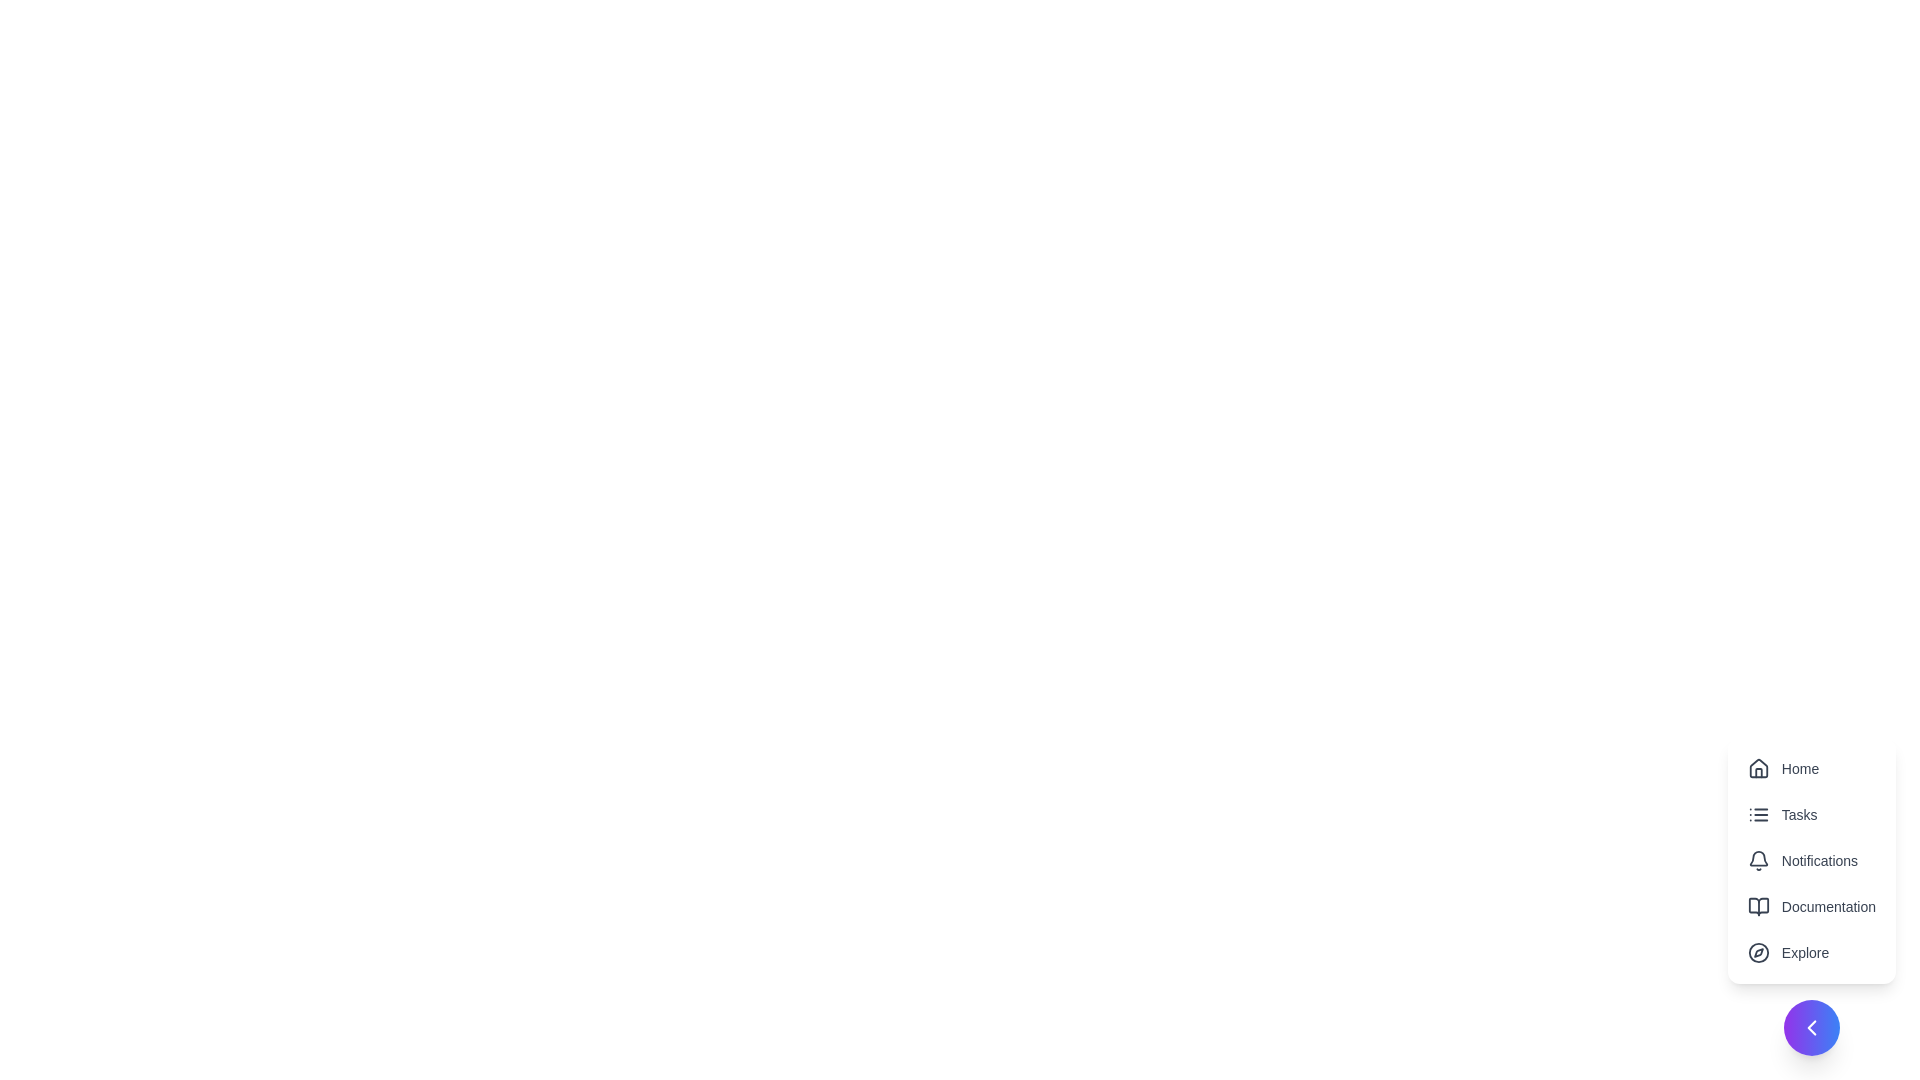 Image resolution: width=1920 pixels, height=1080 pixels. I want to click on the menu item labeled Home to observe its hover effect, so click(1810, 767).